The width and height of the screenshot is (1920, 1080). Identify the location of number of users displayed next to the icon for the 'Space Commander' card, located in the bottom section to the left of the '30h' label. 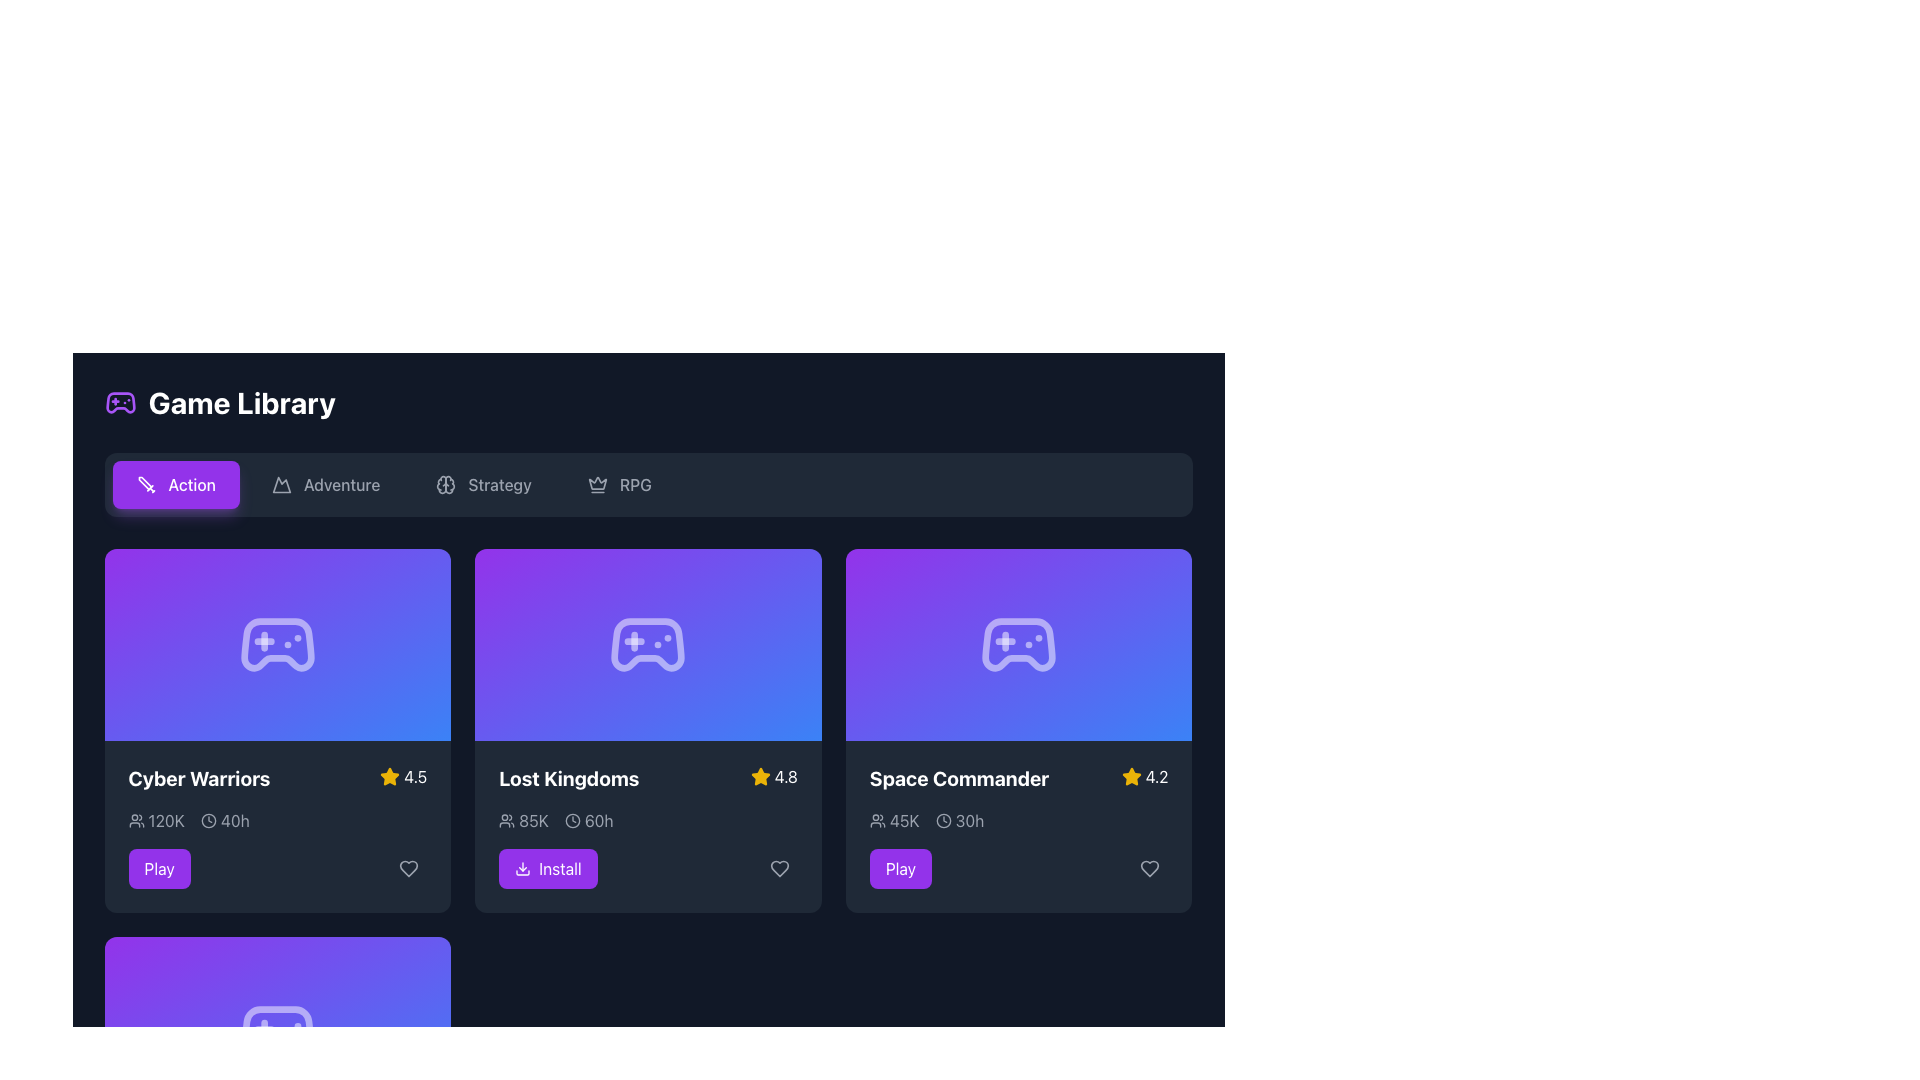
(893, 821).